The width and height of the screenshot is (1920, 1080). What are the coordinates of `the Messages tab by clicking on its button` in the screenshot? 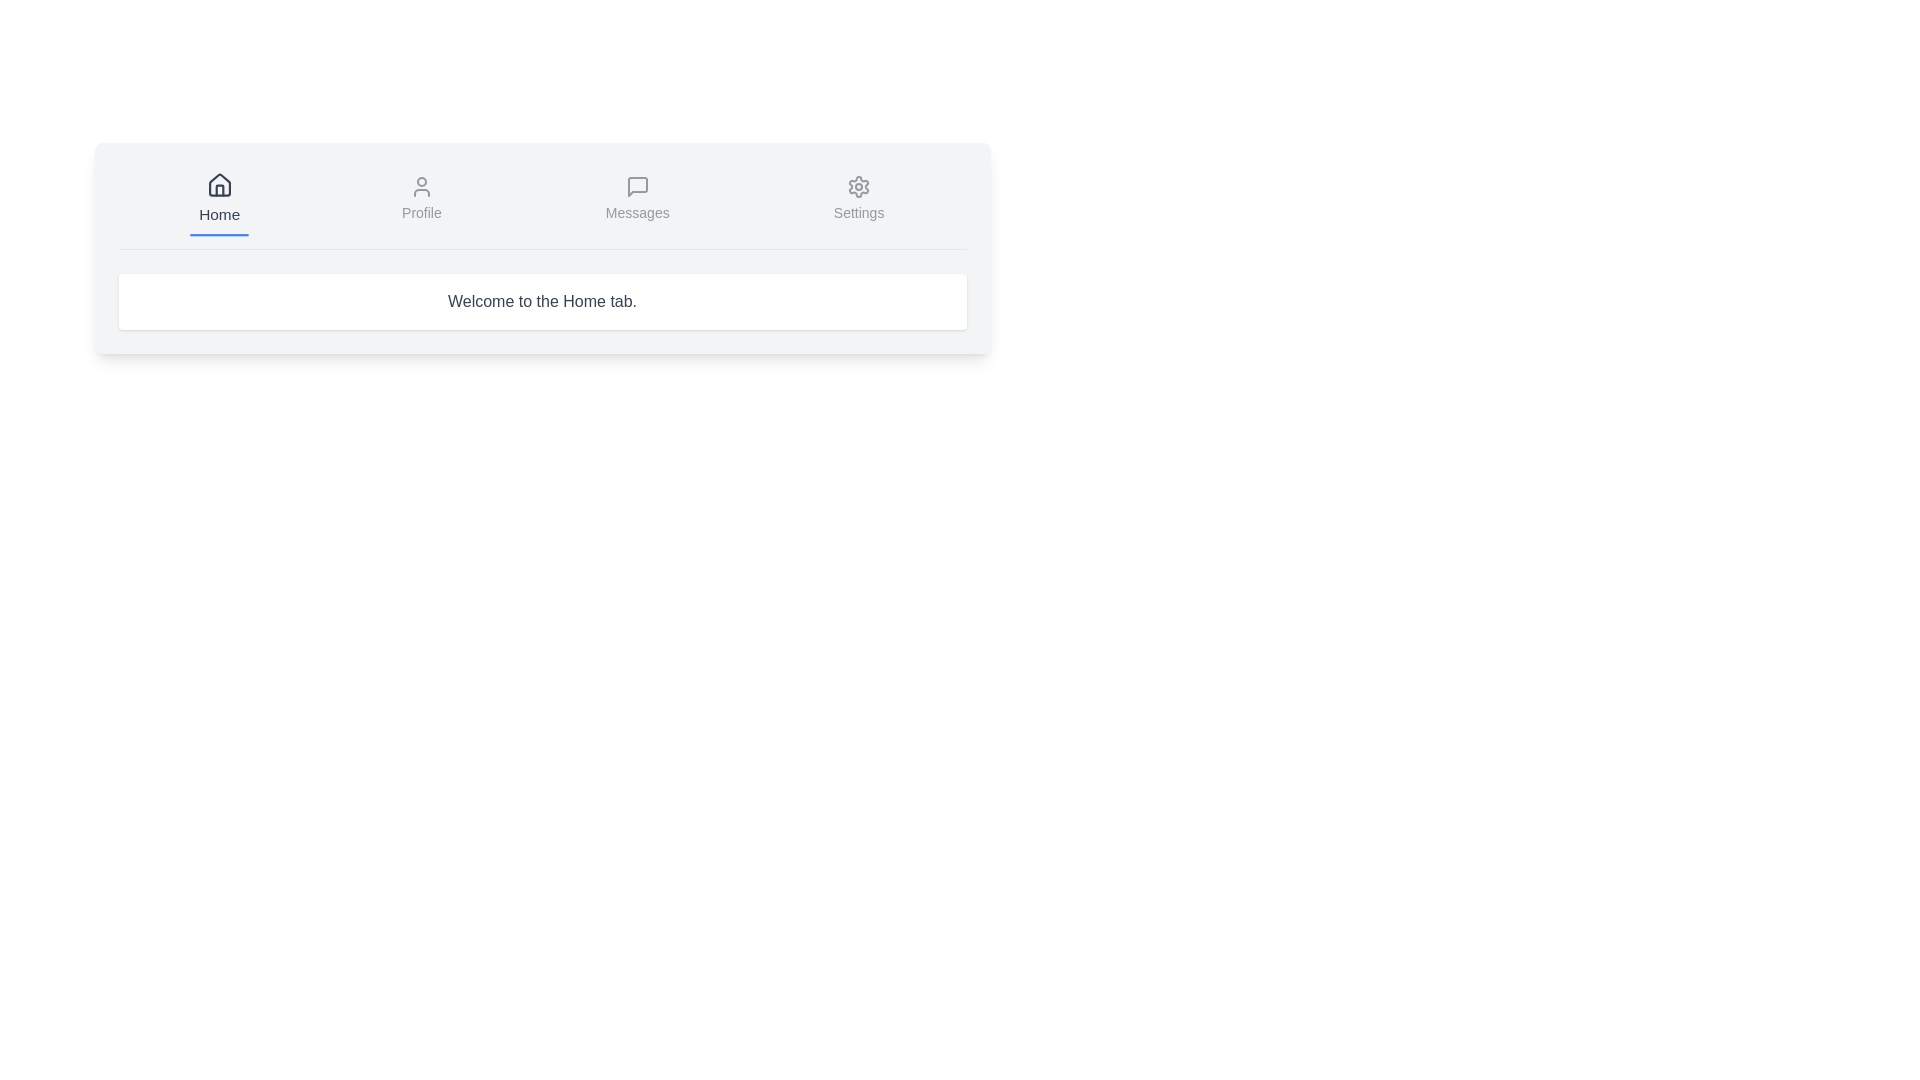 It's located at (636, 200).